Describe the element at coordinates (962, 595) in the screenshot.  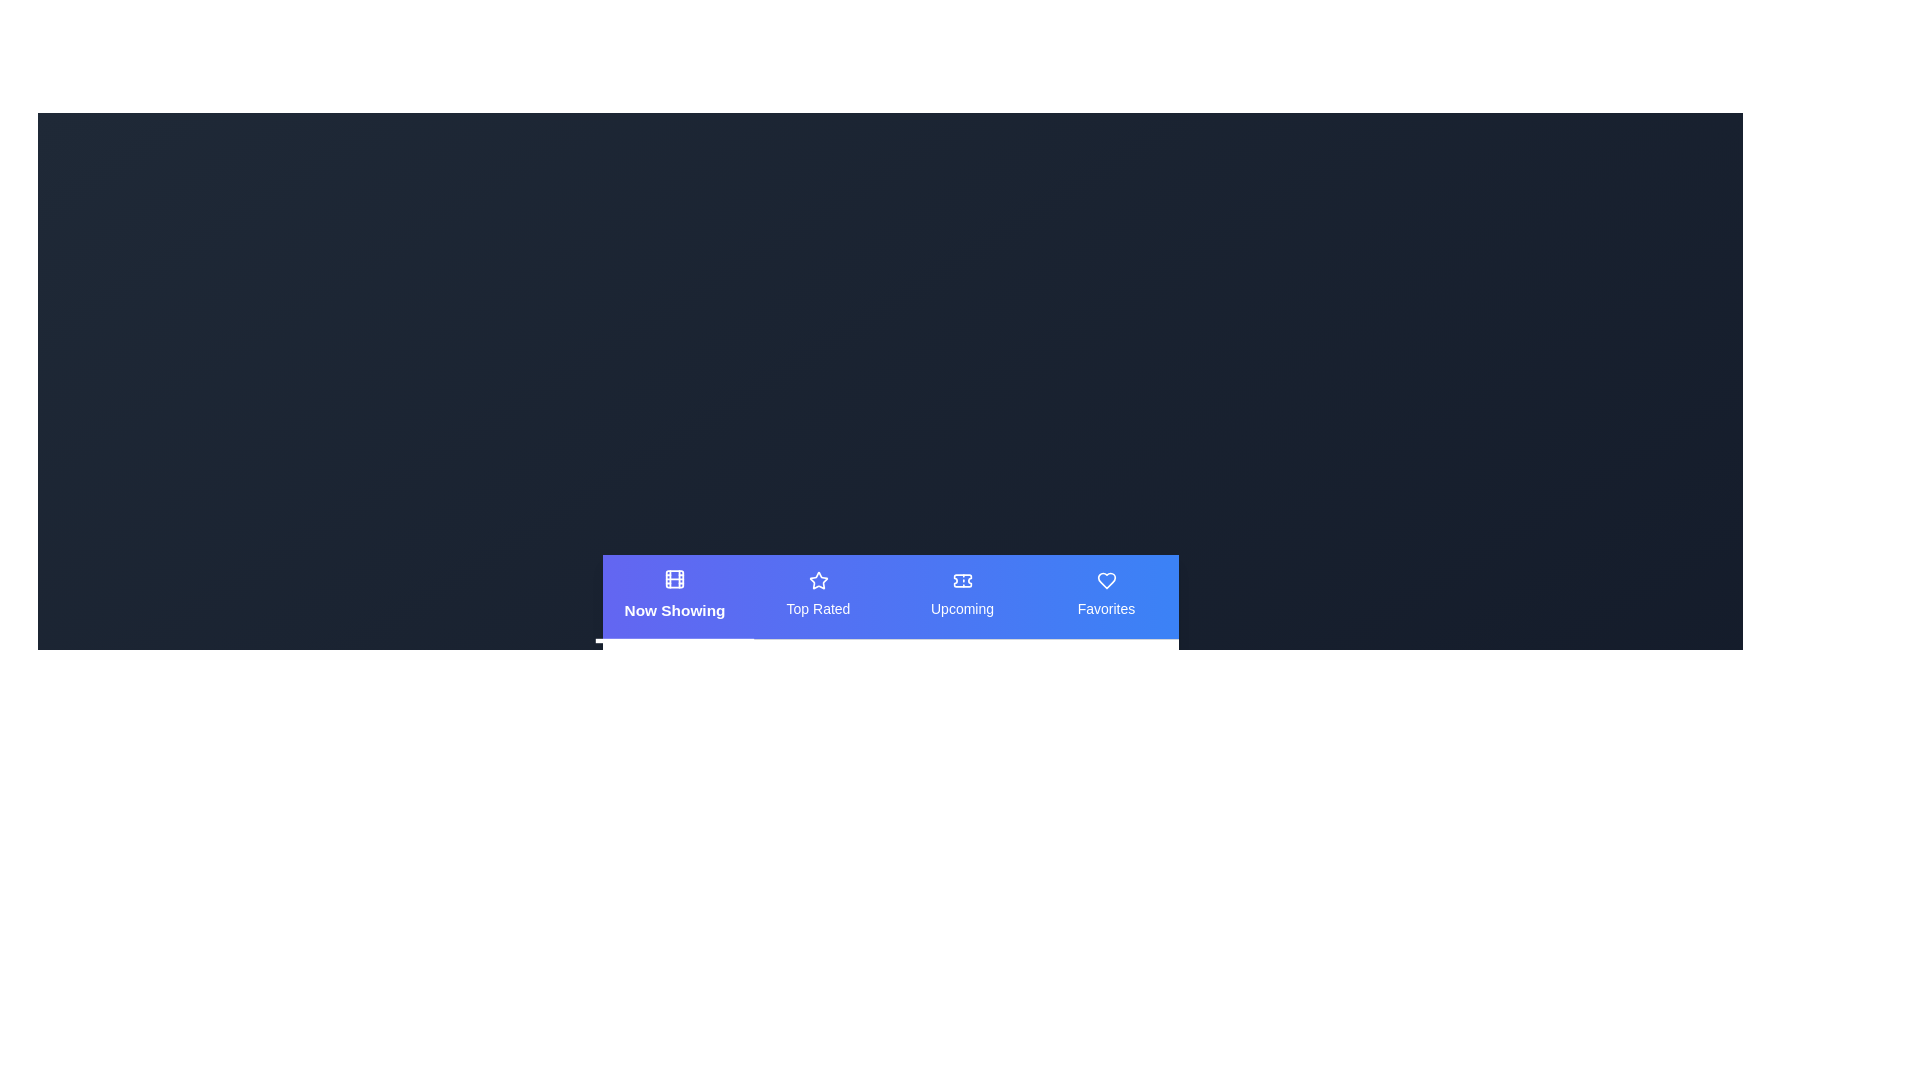
I see `the 'Upcoming' button which is the third element in a horizontal menu with a blue background and a ticket icon` at that location.